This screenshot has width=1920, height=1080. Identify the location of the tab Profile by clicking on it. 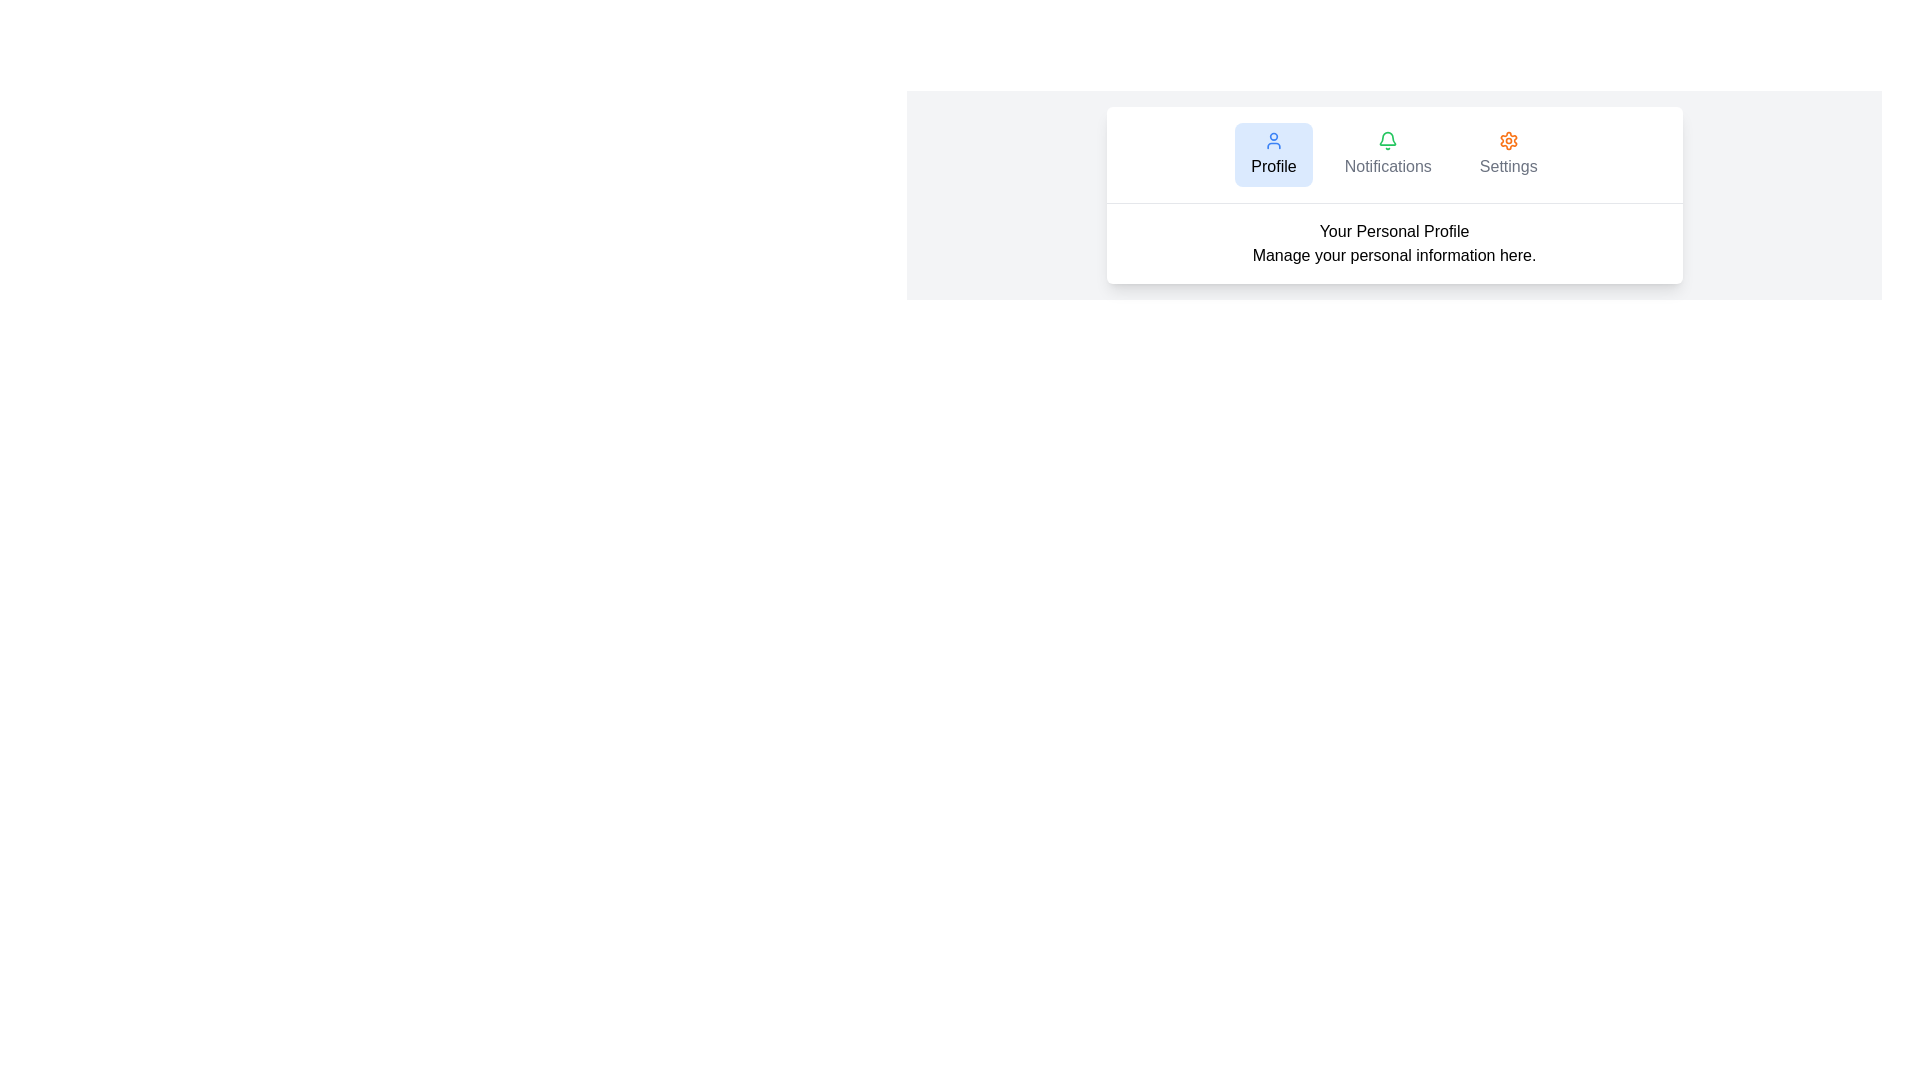
(1272, 153).